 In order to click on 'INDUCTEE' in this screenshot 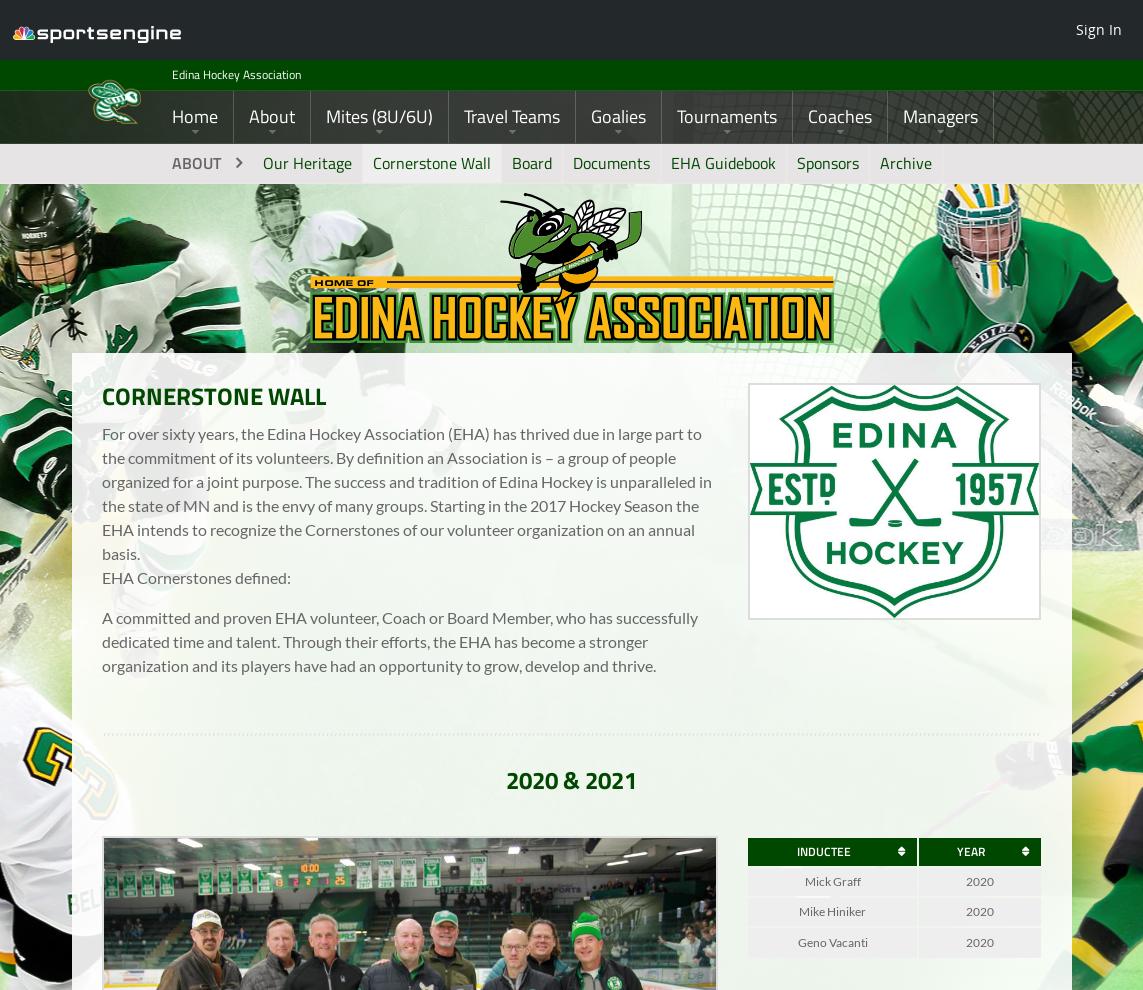, I will do `click(821, 864)`.